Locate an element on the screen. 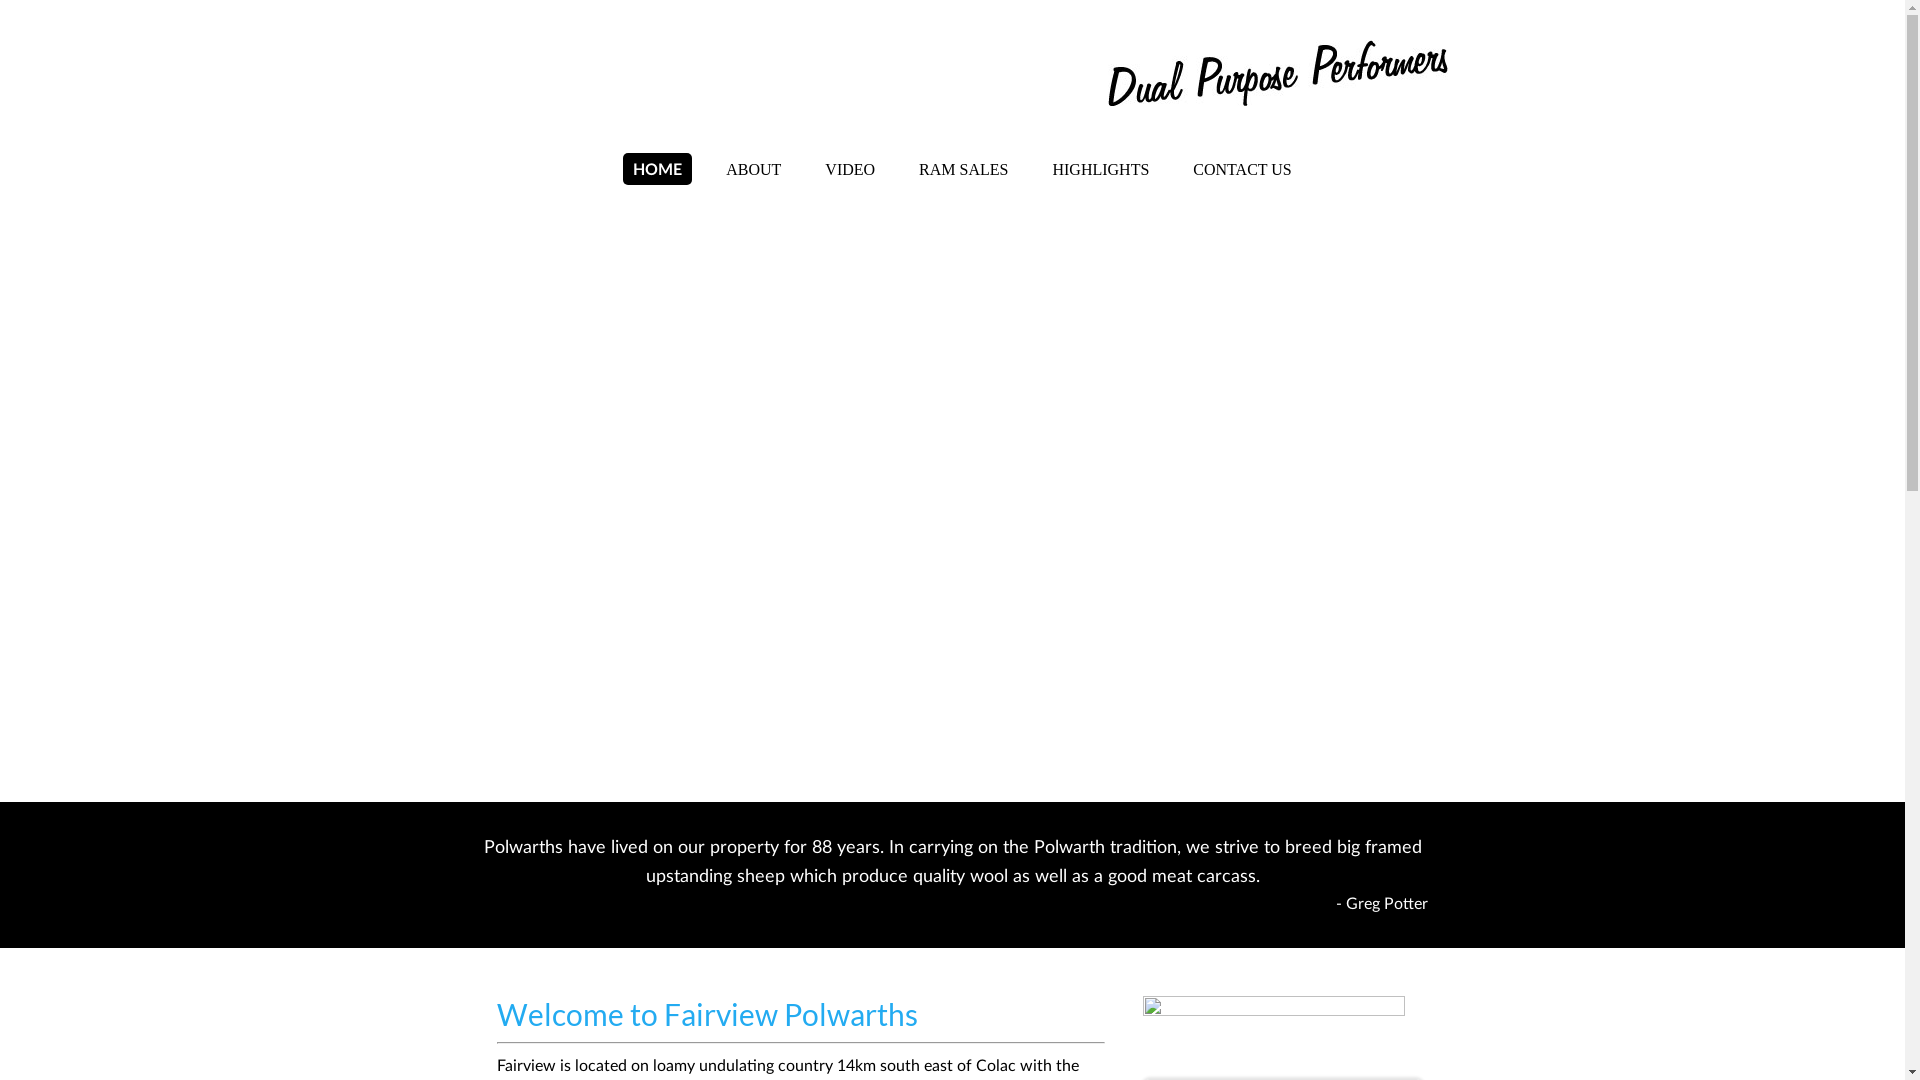  'CONTACT US' is located at coordinates (1241, 168).